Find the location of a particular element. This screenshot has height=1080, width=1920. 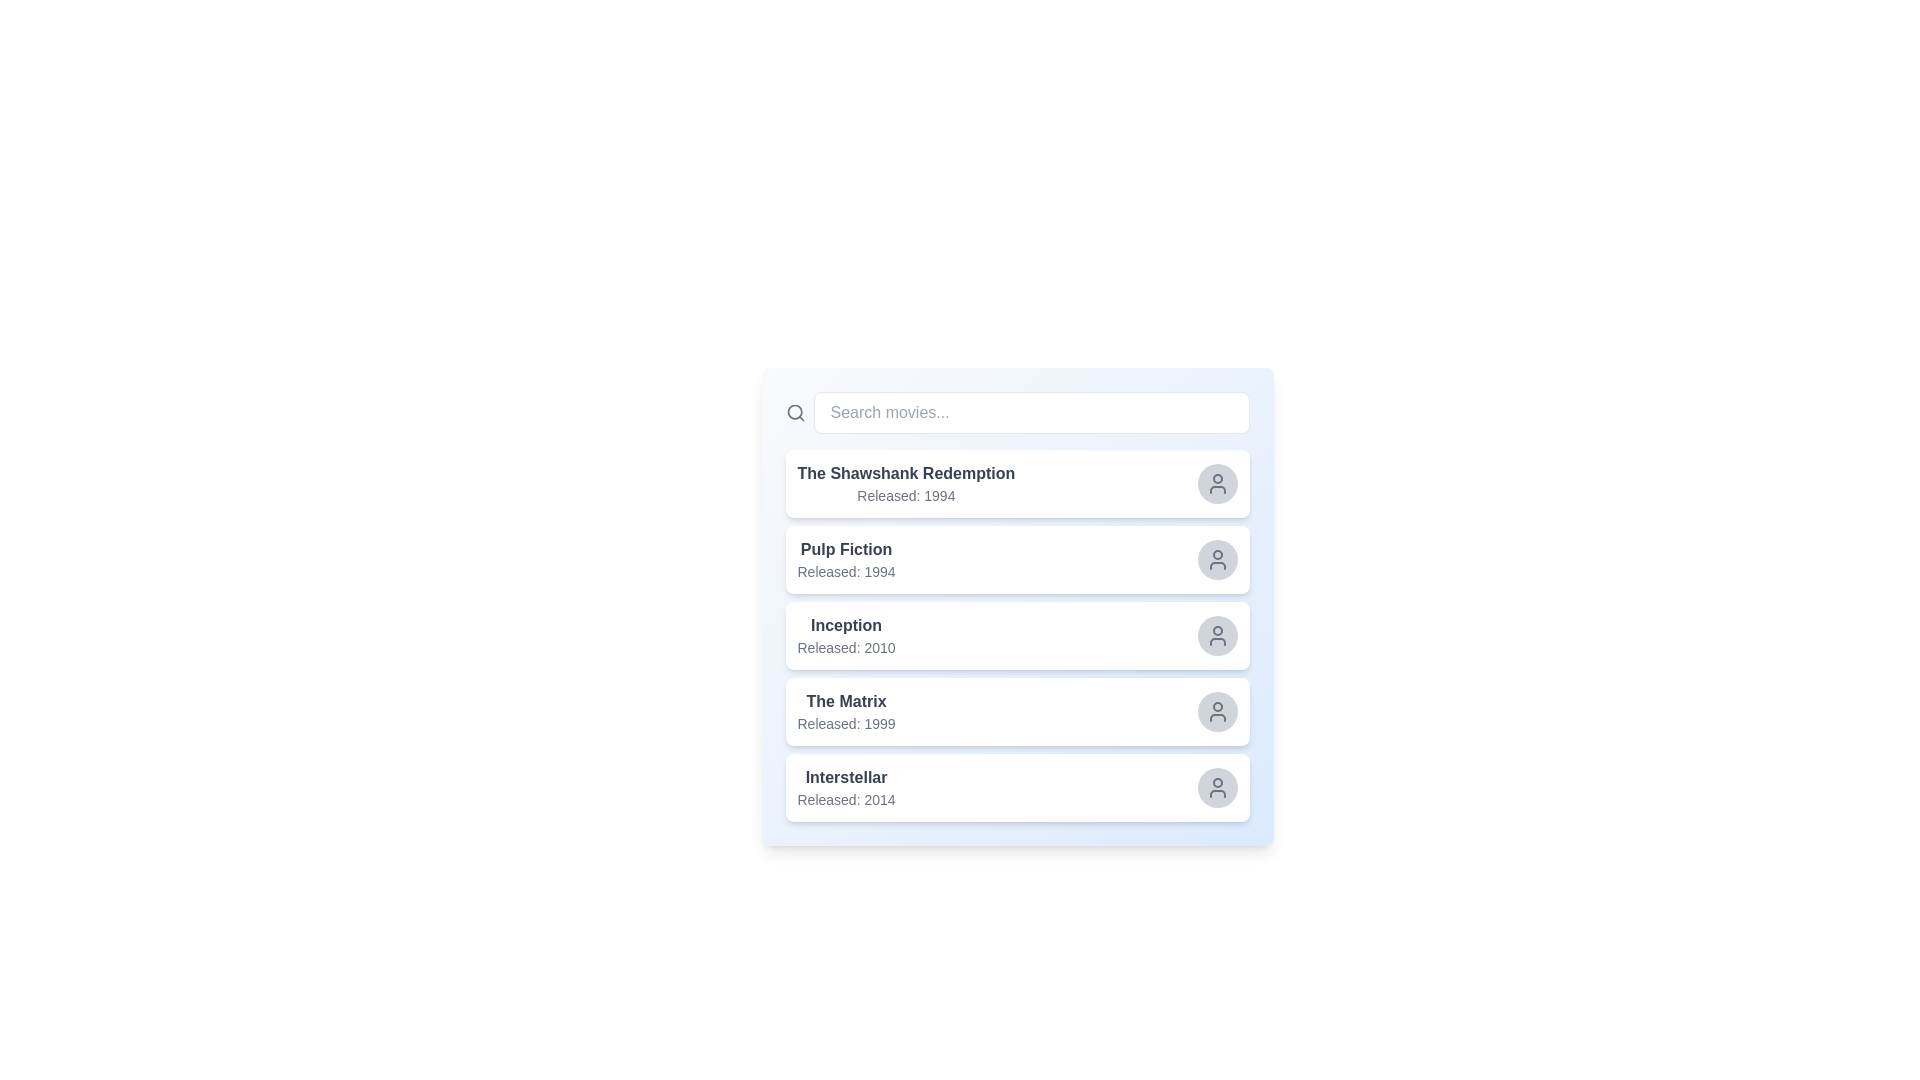

the static text element displaying 'The Shawshank Redemption' and 'Released: 1994', located in the first entry of a vertically aligned list under a search bar is located at coordinates (905, 483).